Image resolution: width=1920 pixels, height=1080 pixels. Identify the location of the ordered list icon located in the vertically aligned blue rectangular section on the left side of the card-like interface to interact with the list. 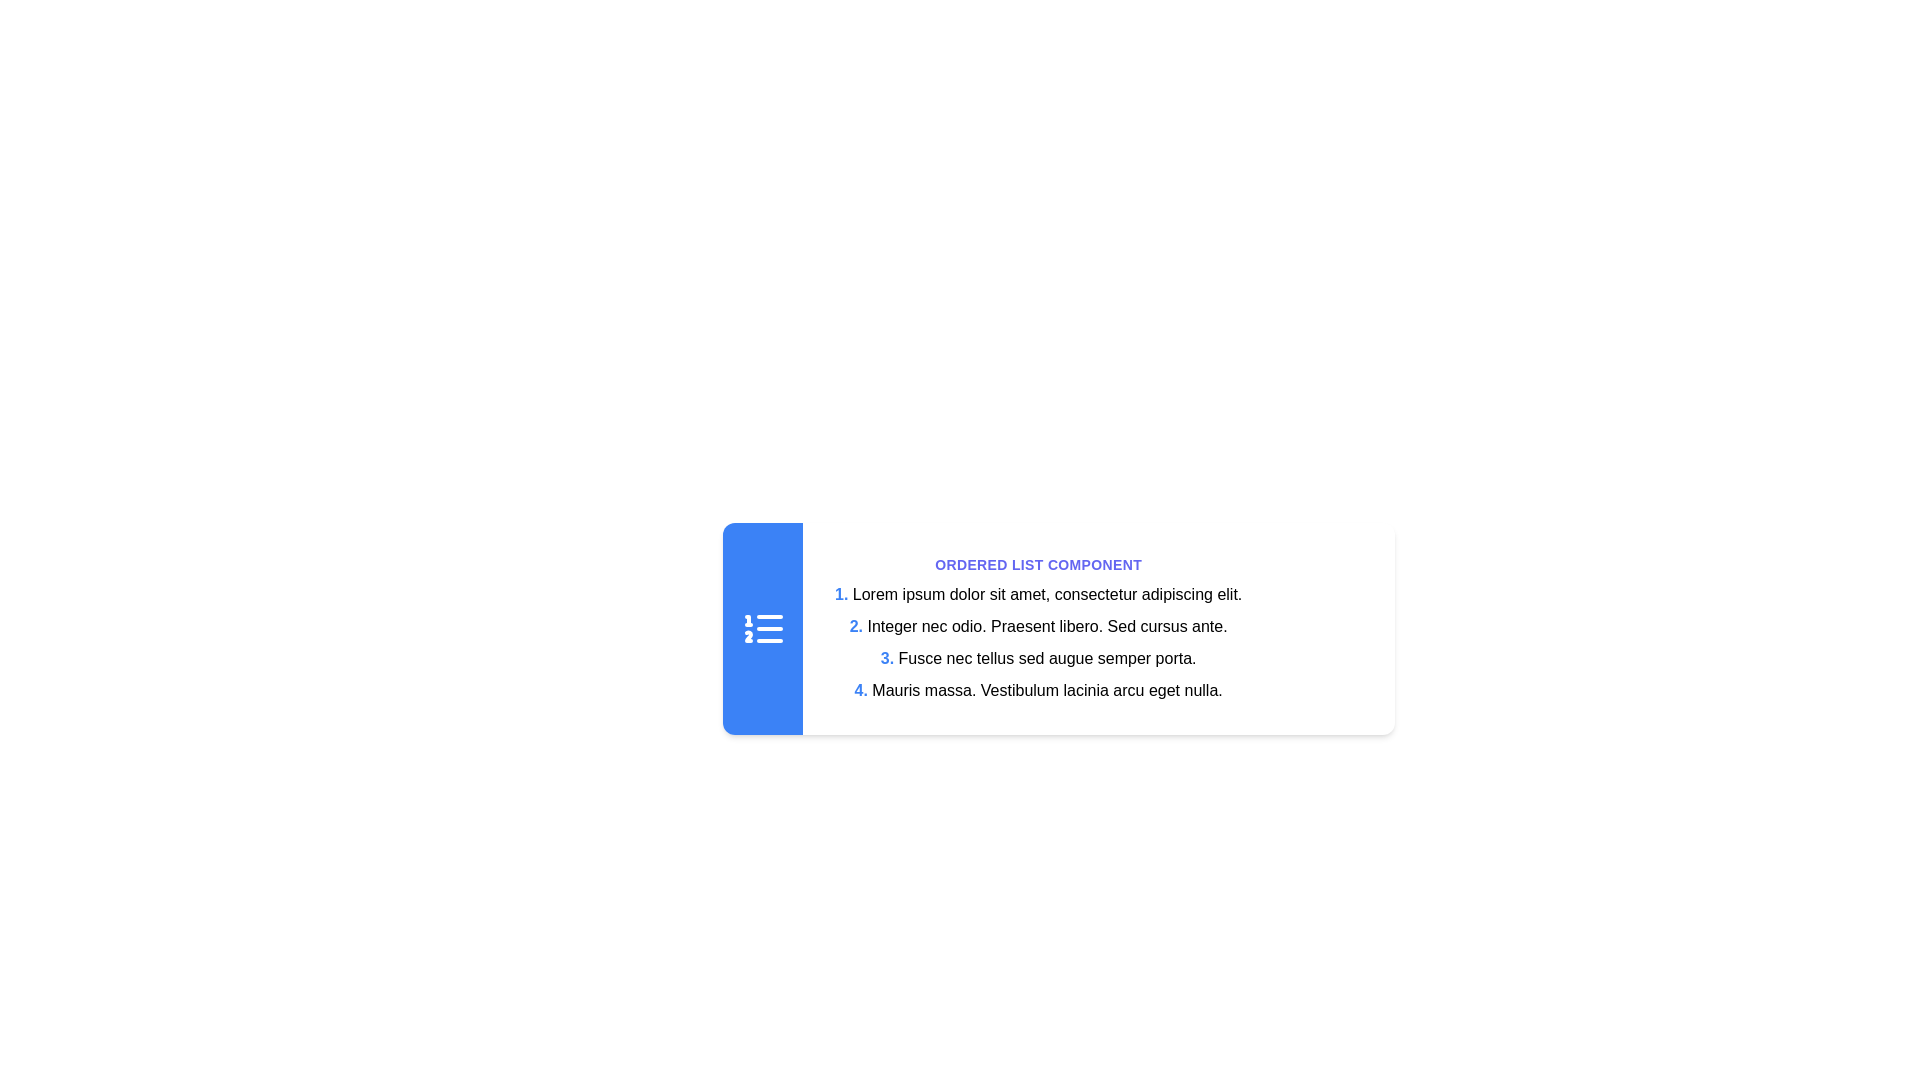
(762, 627).